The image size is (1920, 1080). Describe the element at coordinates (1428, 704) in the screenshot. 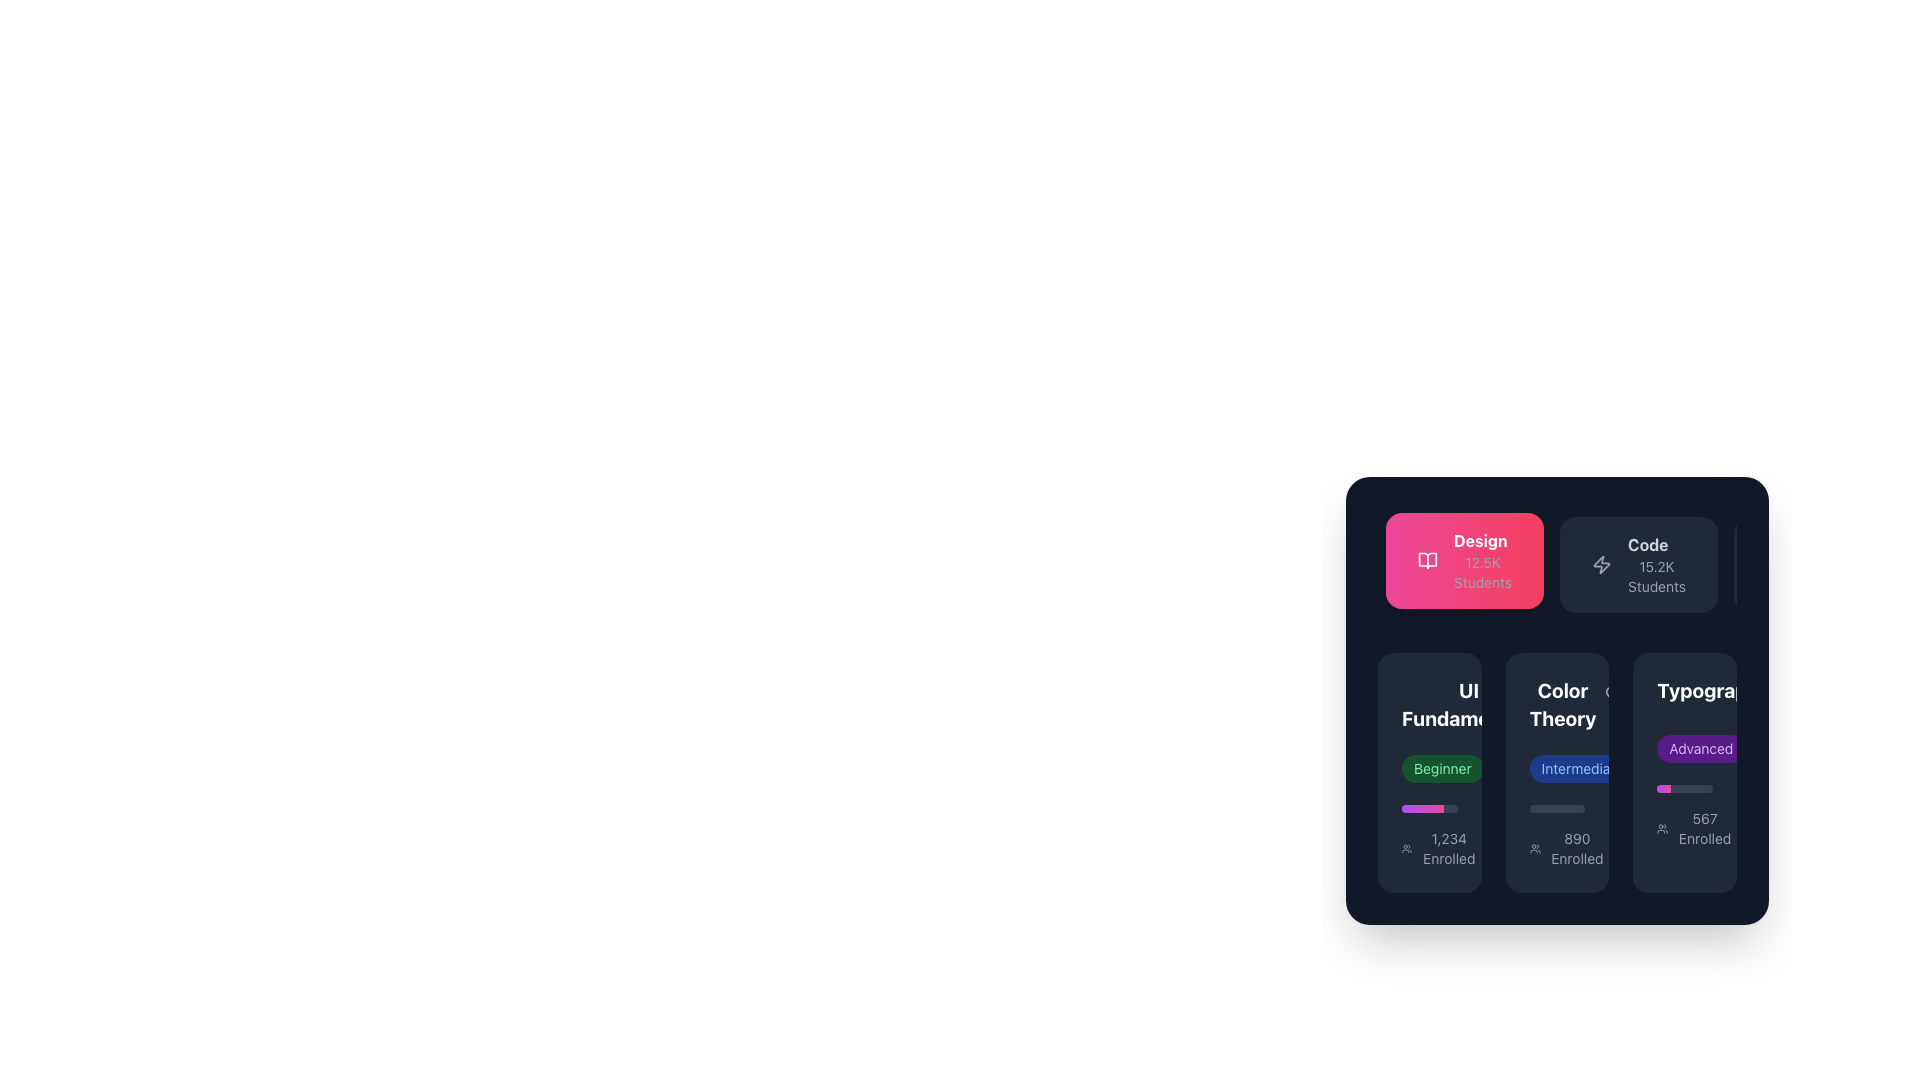

I see `the text label identifying the course titled 'UI Fundamentals' located within the second card of the course details` at that location.